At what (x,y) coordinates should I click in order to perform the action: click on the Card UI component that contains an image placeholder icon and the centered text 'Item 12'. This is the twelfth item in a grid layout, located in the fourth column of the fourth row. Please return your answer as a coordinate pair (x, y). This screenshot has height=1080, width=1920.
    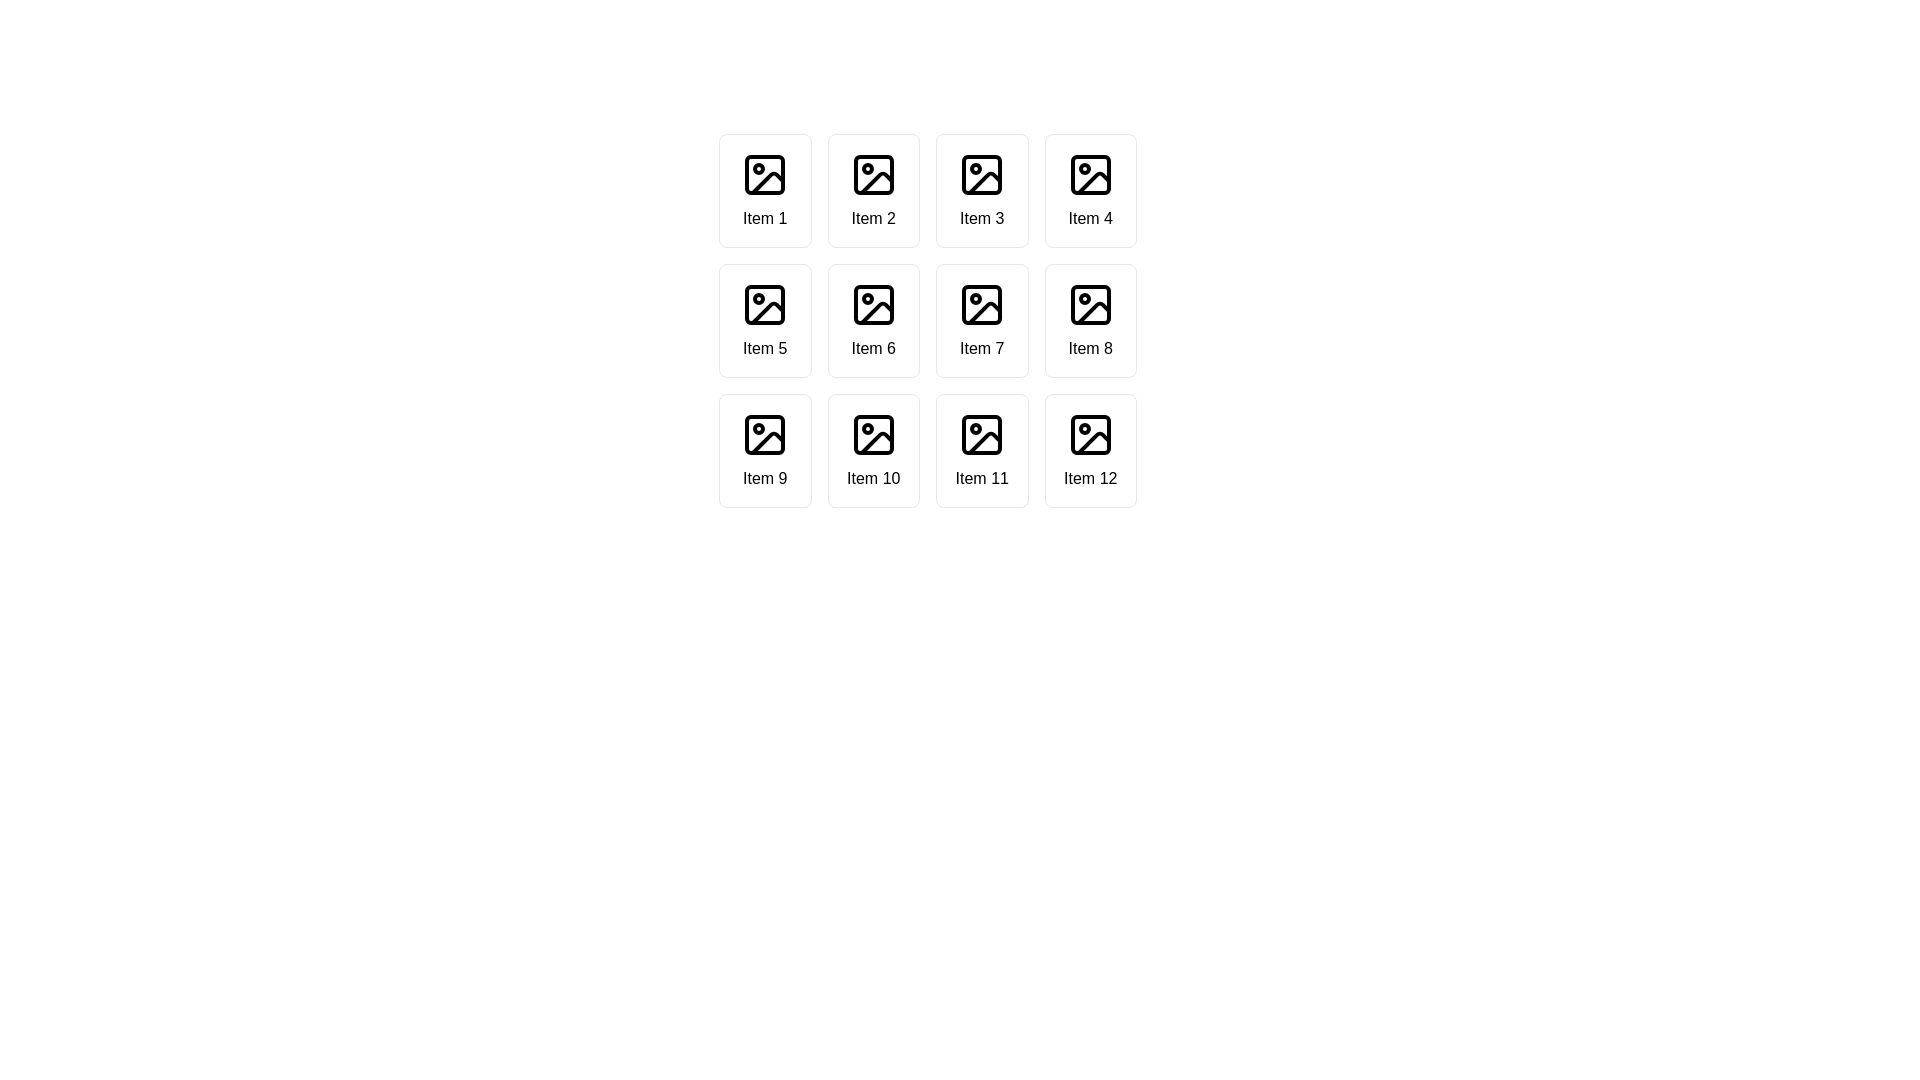
    Looking at the image, I should click on (1089, 451).